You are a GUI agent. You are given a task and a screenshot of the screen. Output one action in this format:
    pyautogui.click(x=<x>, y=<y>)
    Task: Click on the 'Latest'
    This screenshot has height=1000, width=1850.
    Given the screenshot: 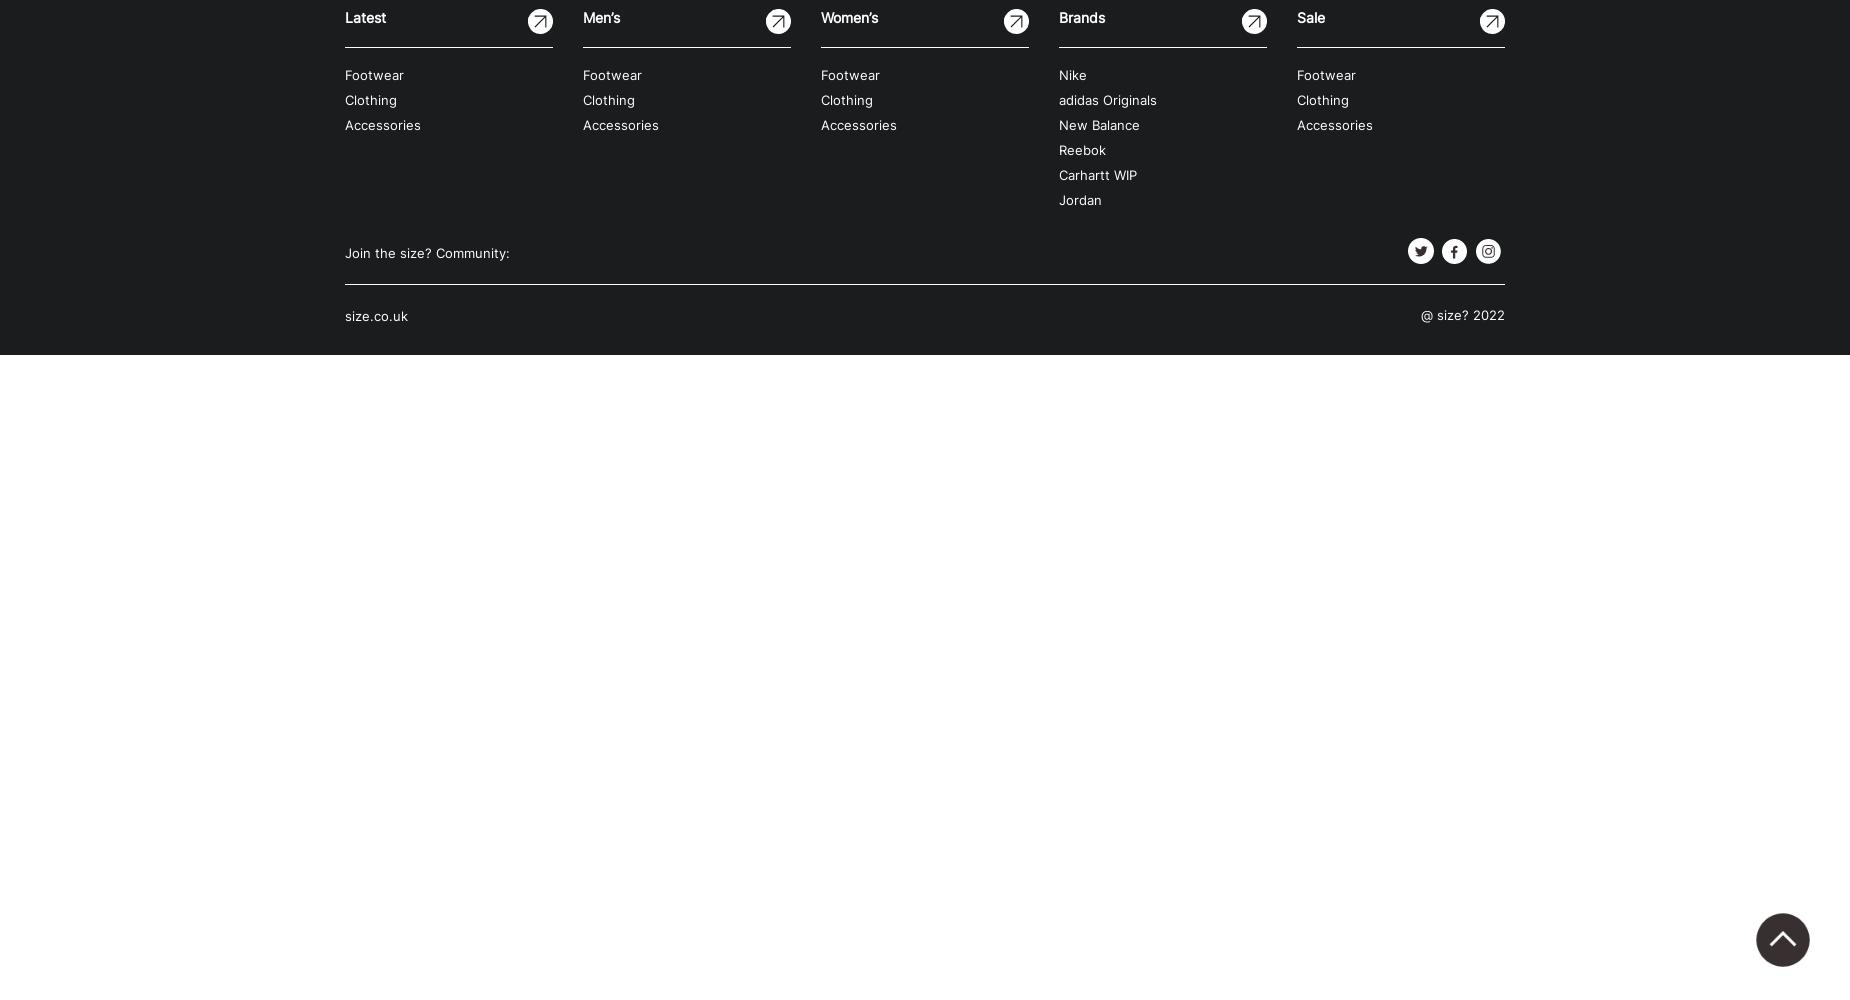 What is the action you would take?
    pyautogui.click(x=344, y=17)
    